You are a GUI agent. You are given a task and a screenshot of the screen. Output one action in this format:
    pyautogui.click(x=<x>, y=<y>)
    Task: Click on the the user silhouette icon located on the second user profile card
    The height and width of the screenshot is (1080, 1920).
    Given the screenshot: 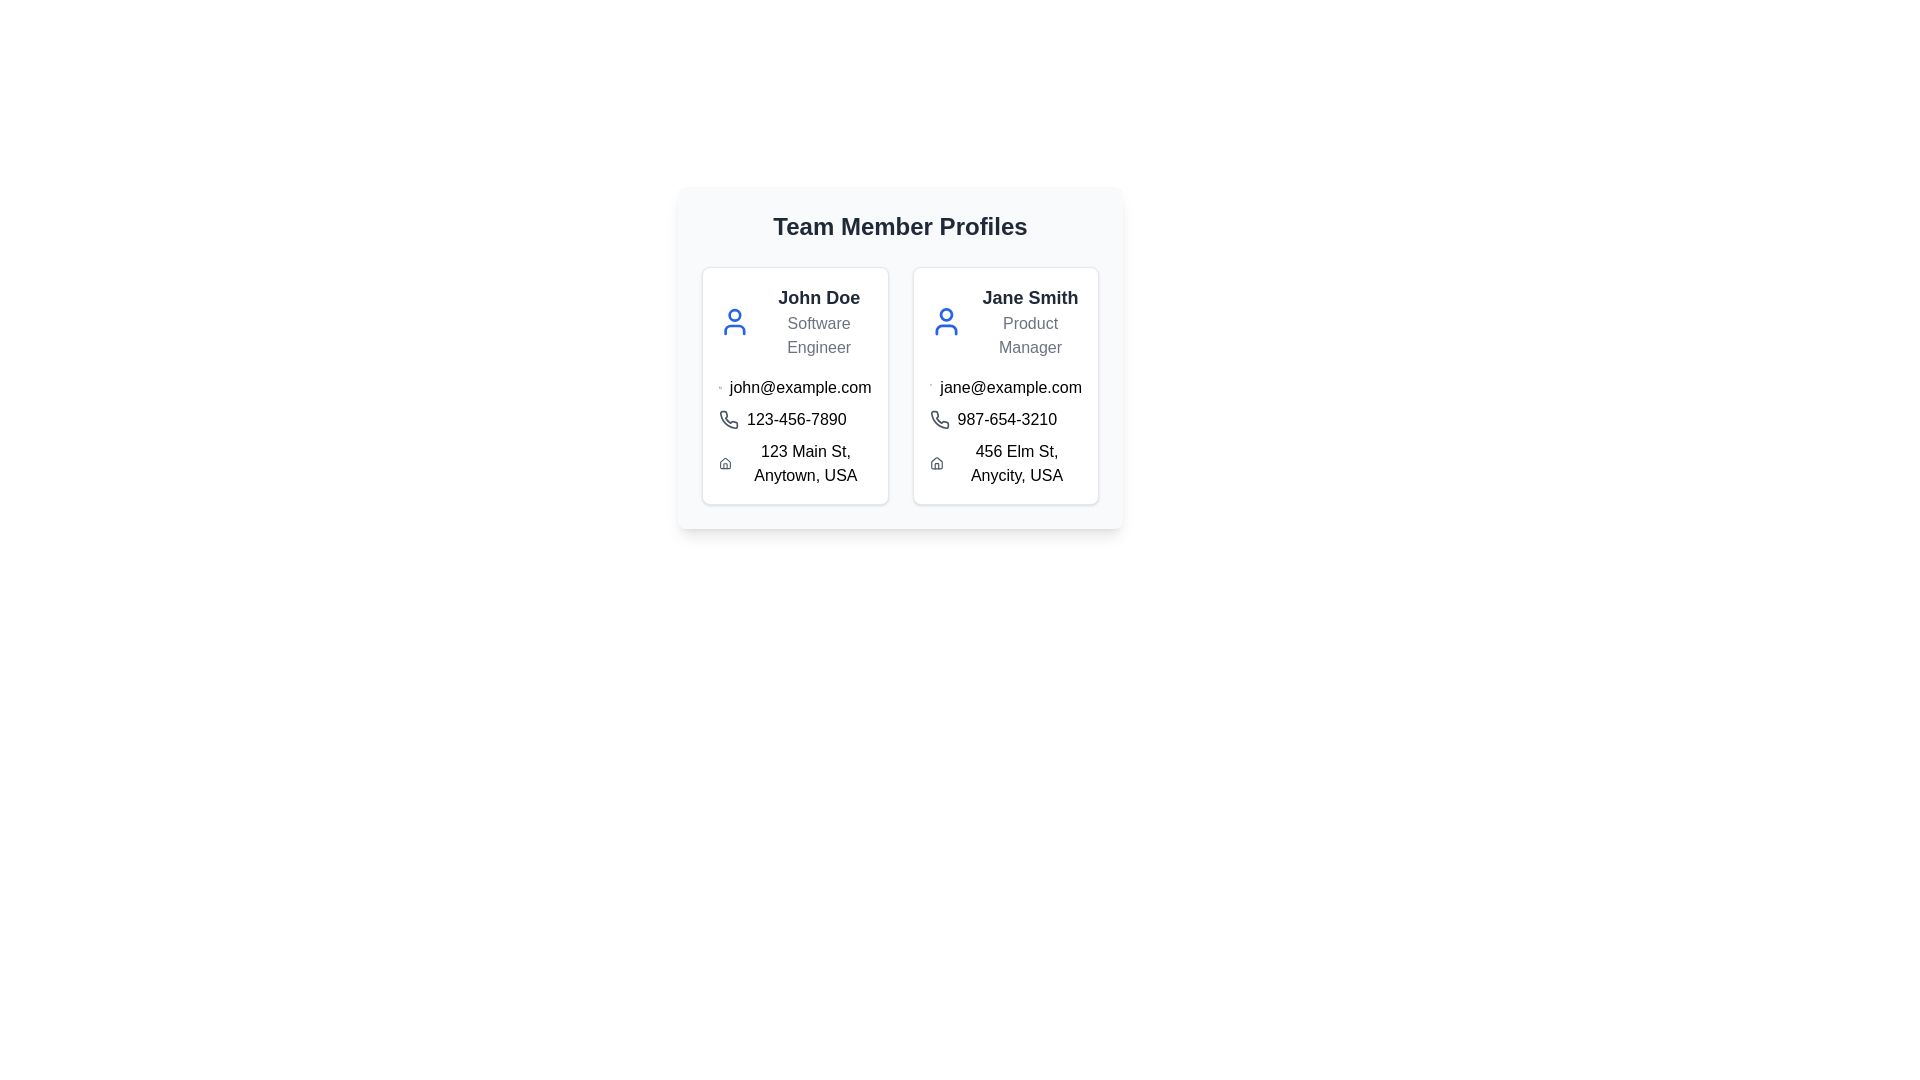 What is the action you would take?
    pyautogui.click(x=945, y=320)
    